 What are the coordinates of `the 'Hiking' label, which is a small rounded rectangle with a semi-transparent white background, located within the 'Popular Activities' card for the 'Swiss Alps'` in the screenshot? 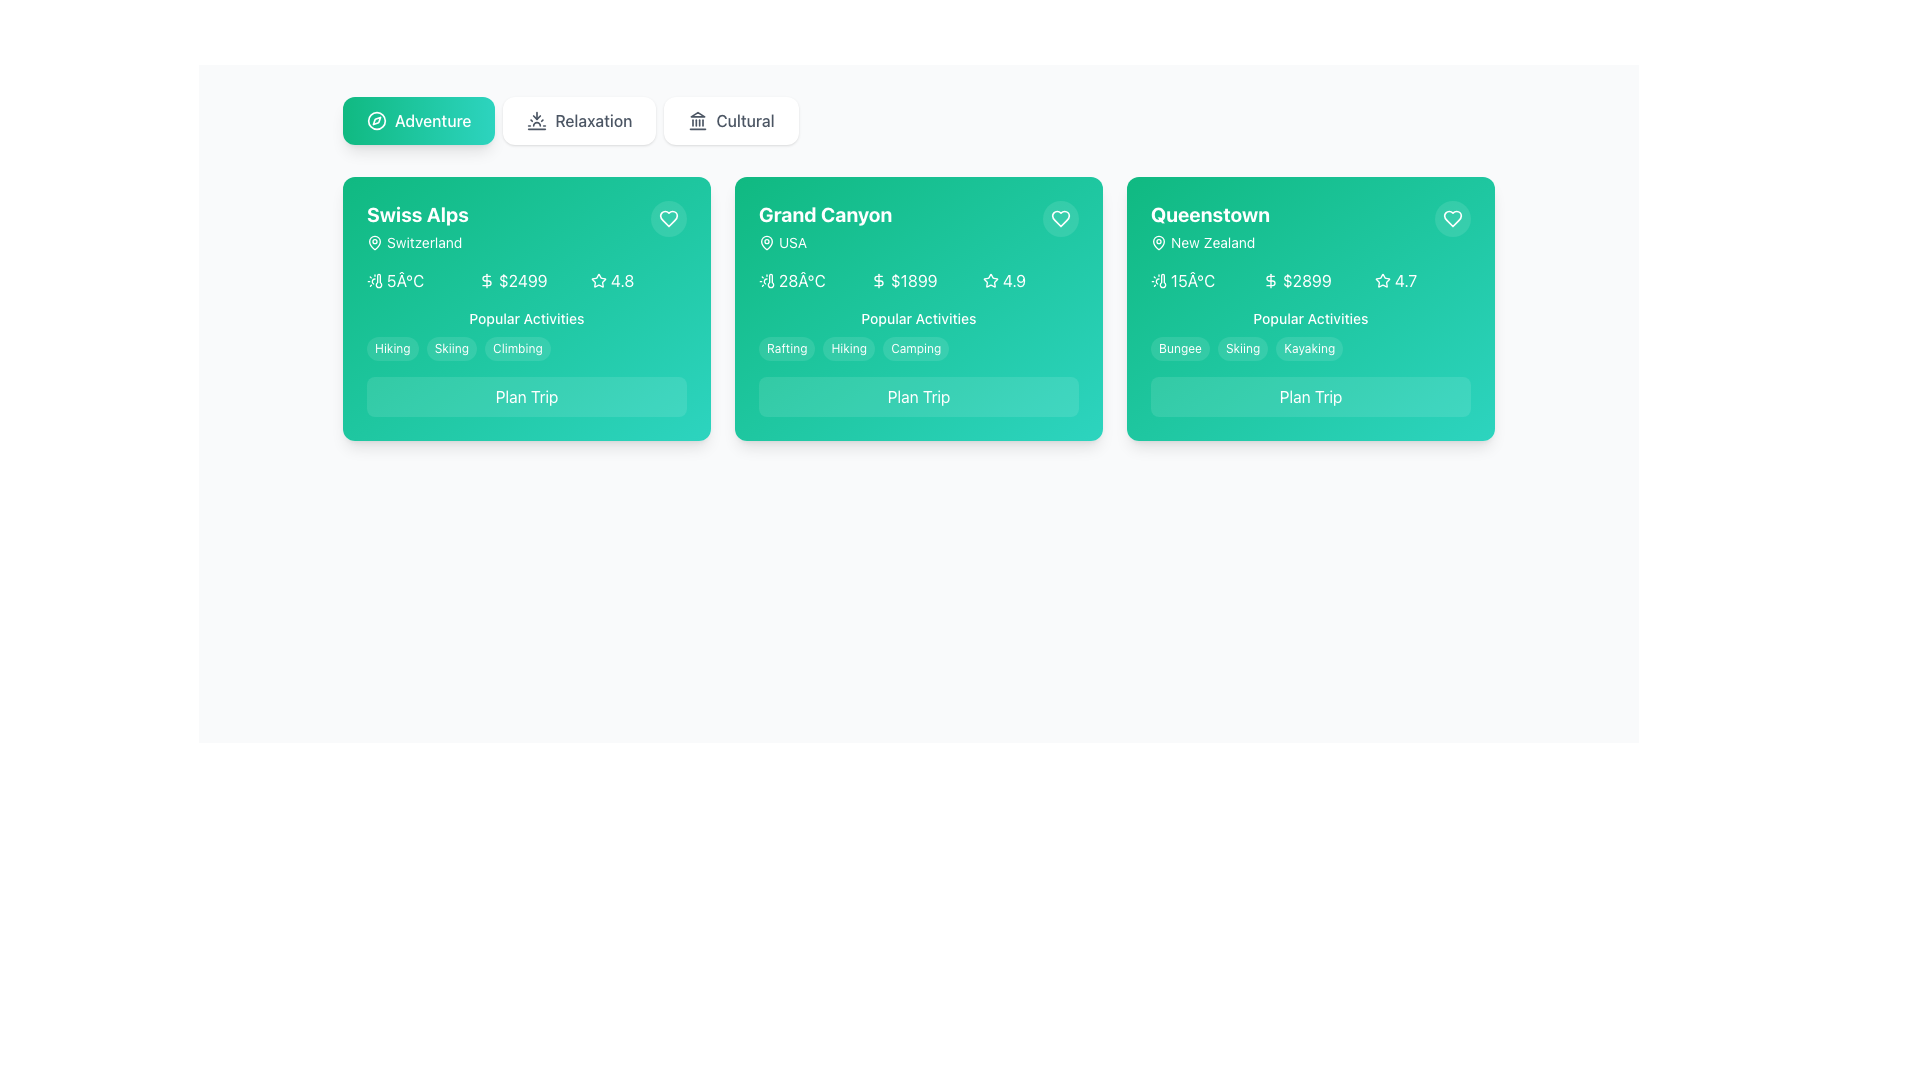 It's located at (392, 347).